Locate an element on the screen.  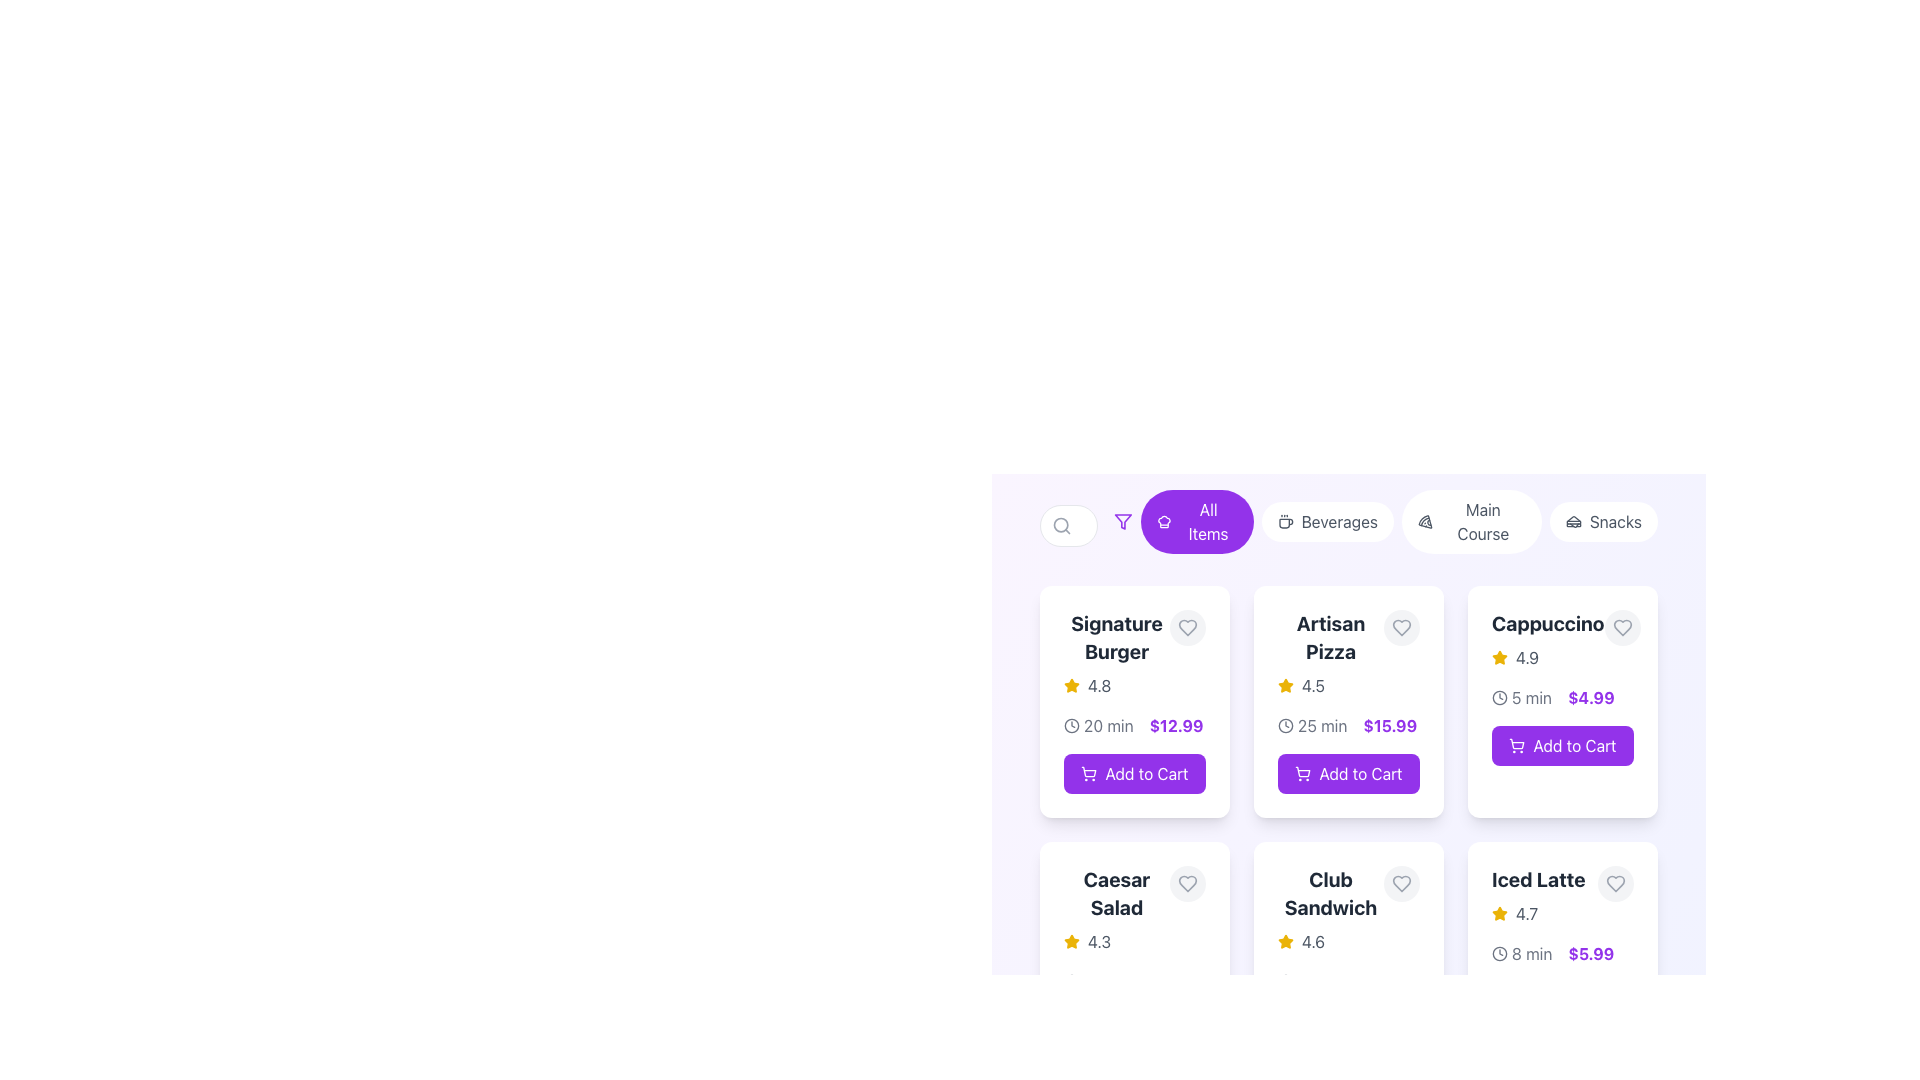
the 'Main Course' button in the horizontal toolbar to filter content and display items categorized under 'Main Course' is located at coordinates (1471, 520).